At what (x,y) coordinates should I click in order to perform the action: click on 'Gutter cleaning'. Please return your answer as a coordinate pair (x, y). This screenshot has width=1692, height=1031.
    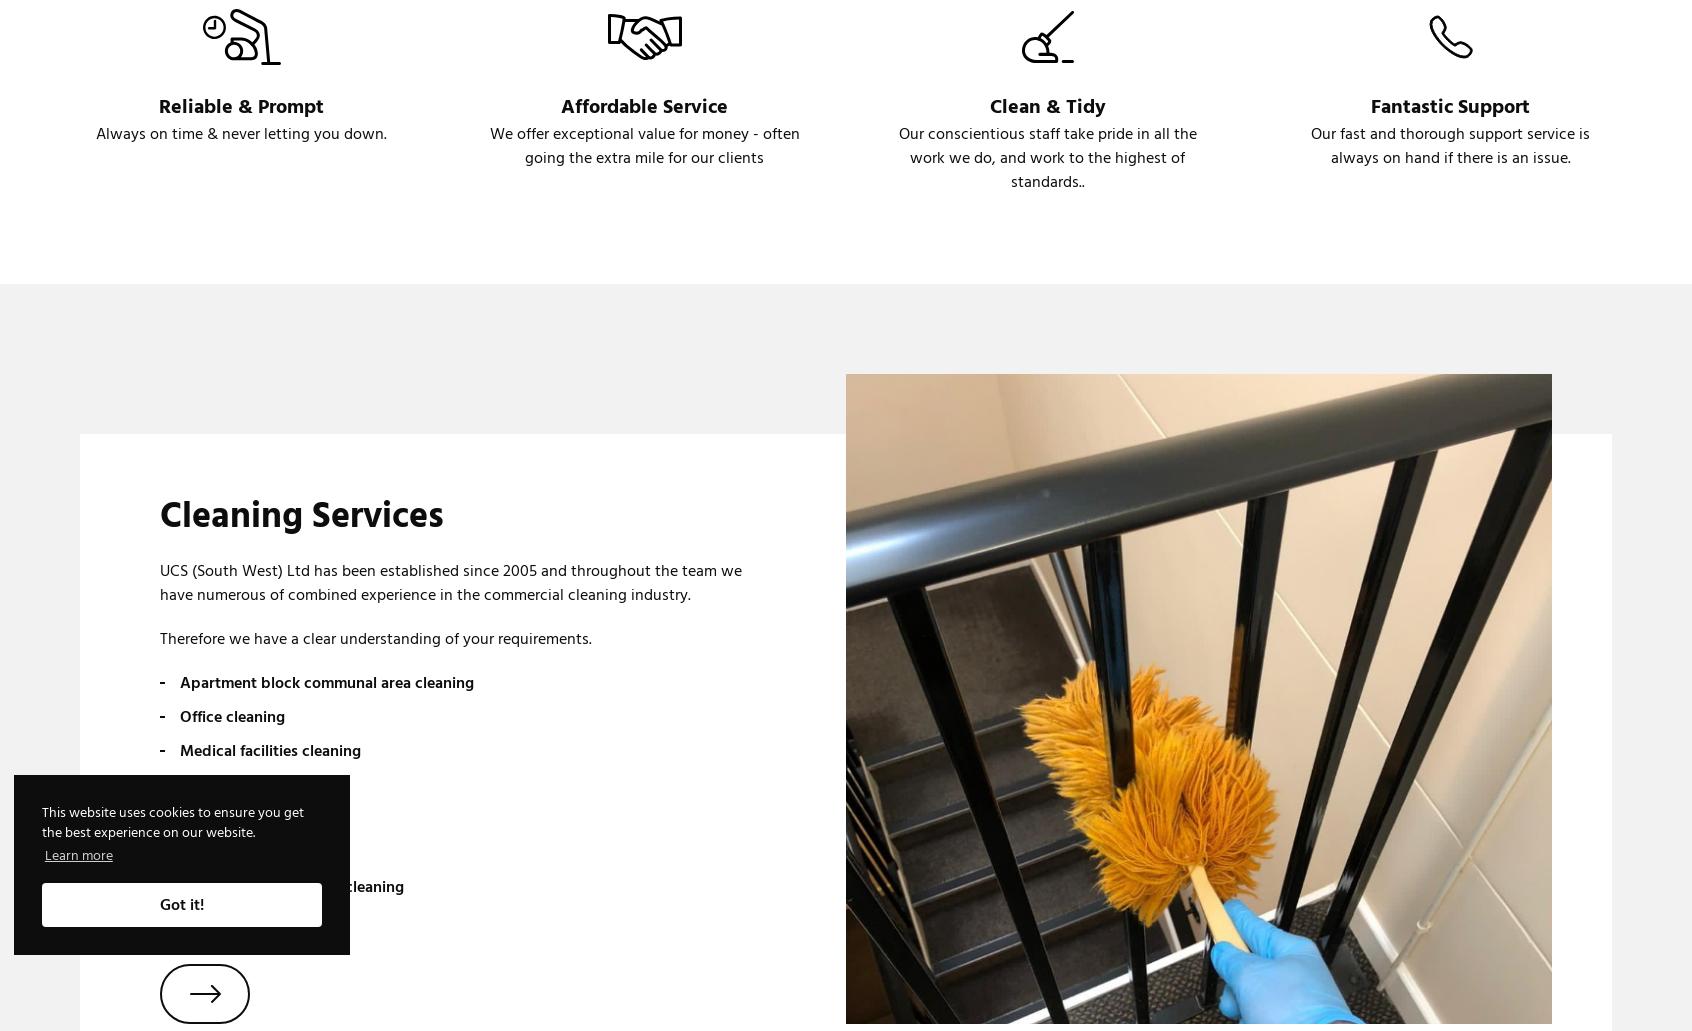
    Looking at the image, I should click on (179, 920).